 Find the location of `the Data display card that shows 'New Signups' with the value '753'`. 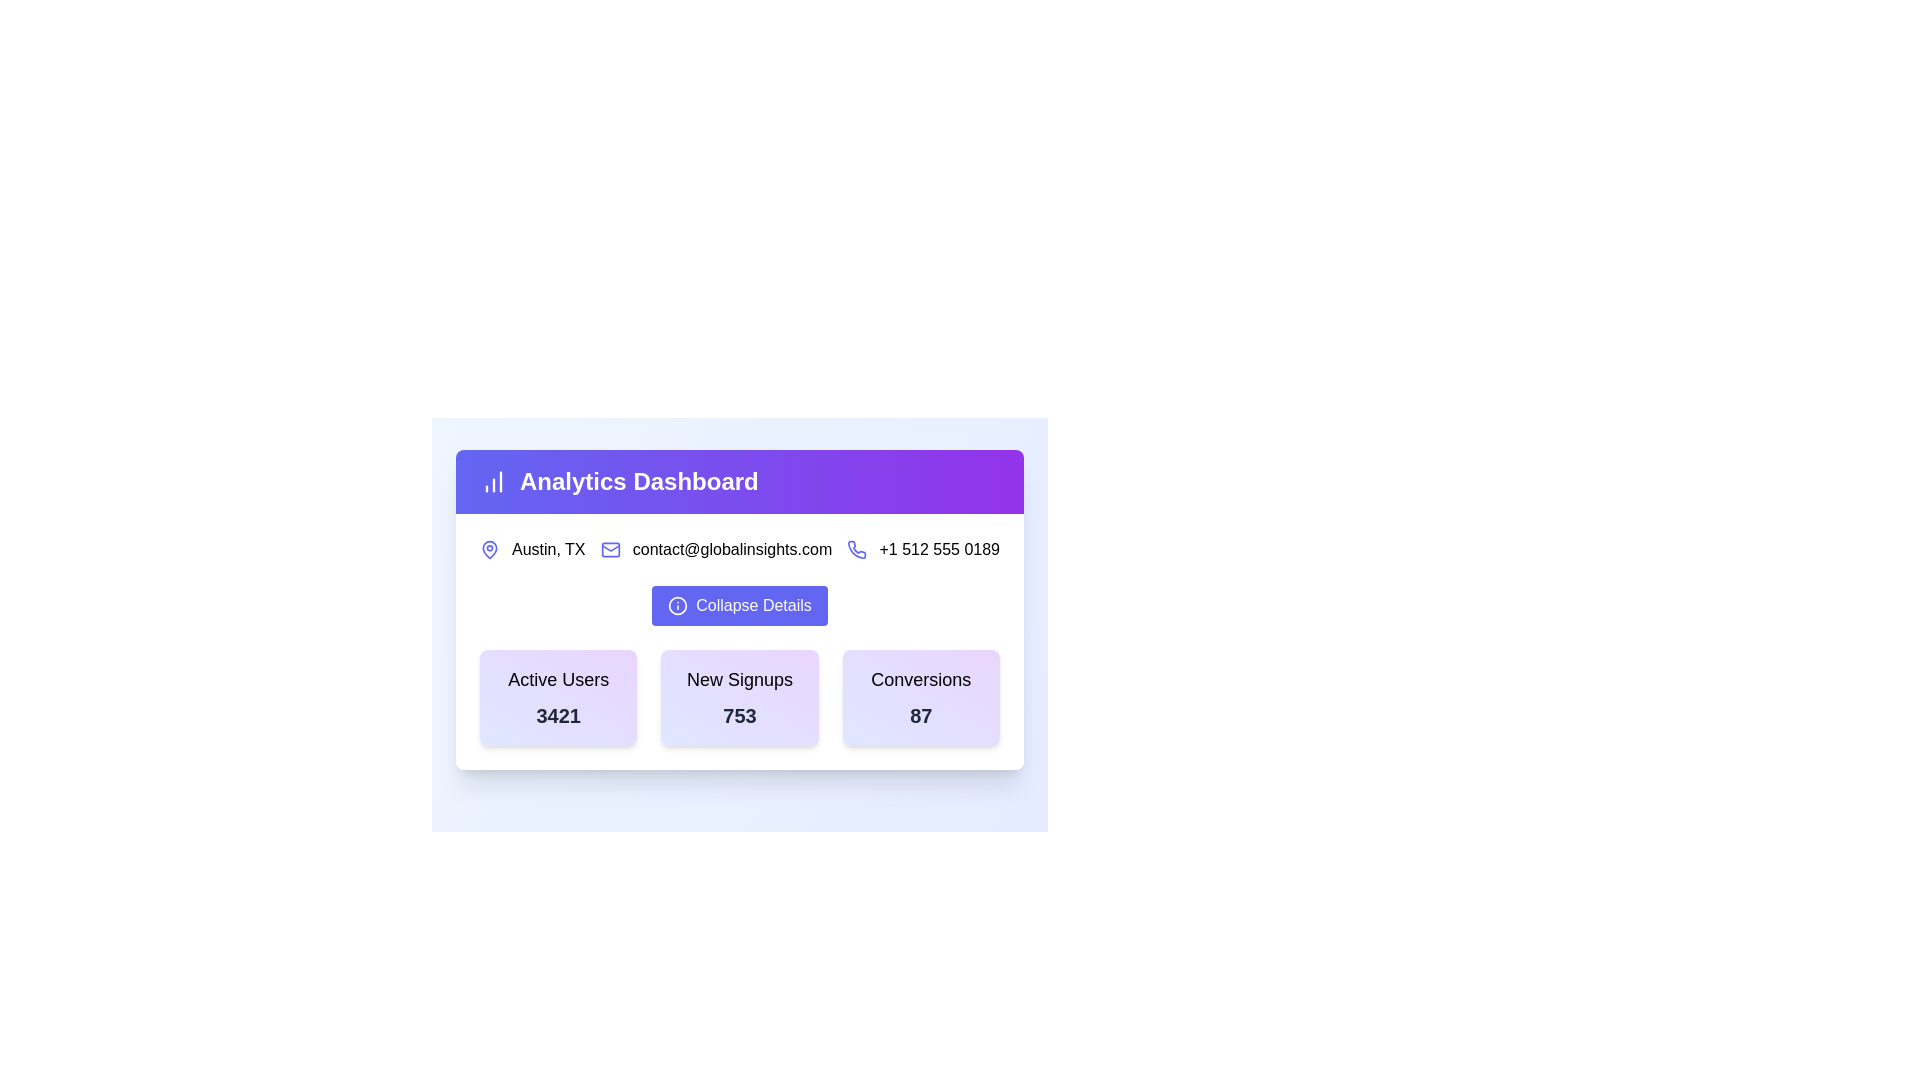

the Data display card that shows 'New Signups' with the value '753' is located at coordinates (738, 697).